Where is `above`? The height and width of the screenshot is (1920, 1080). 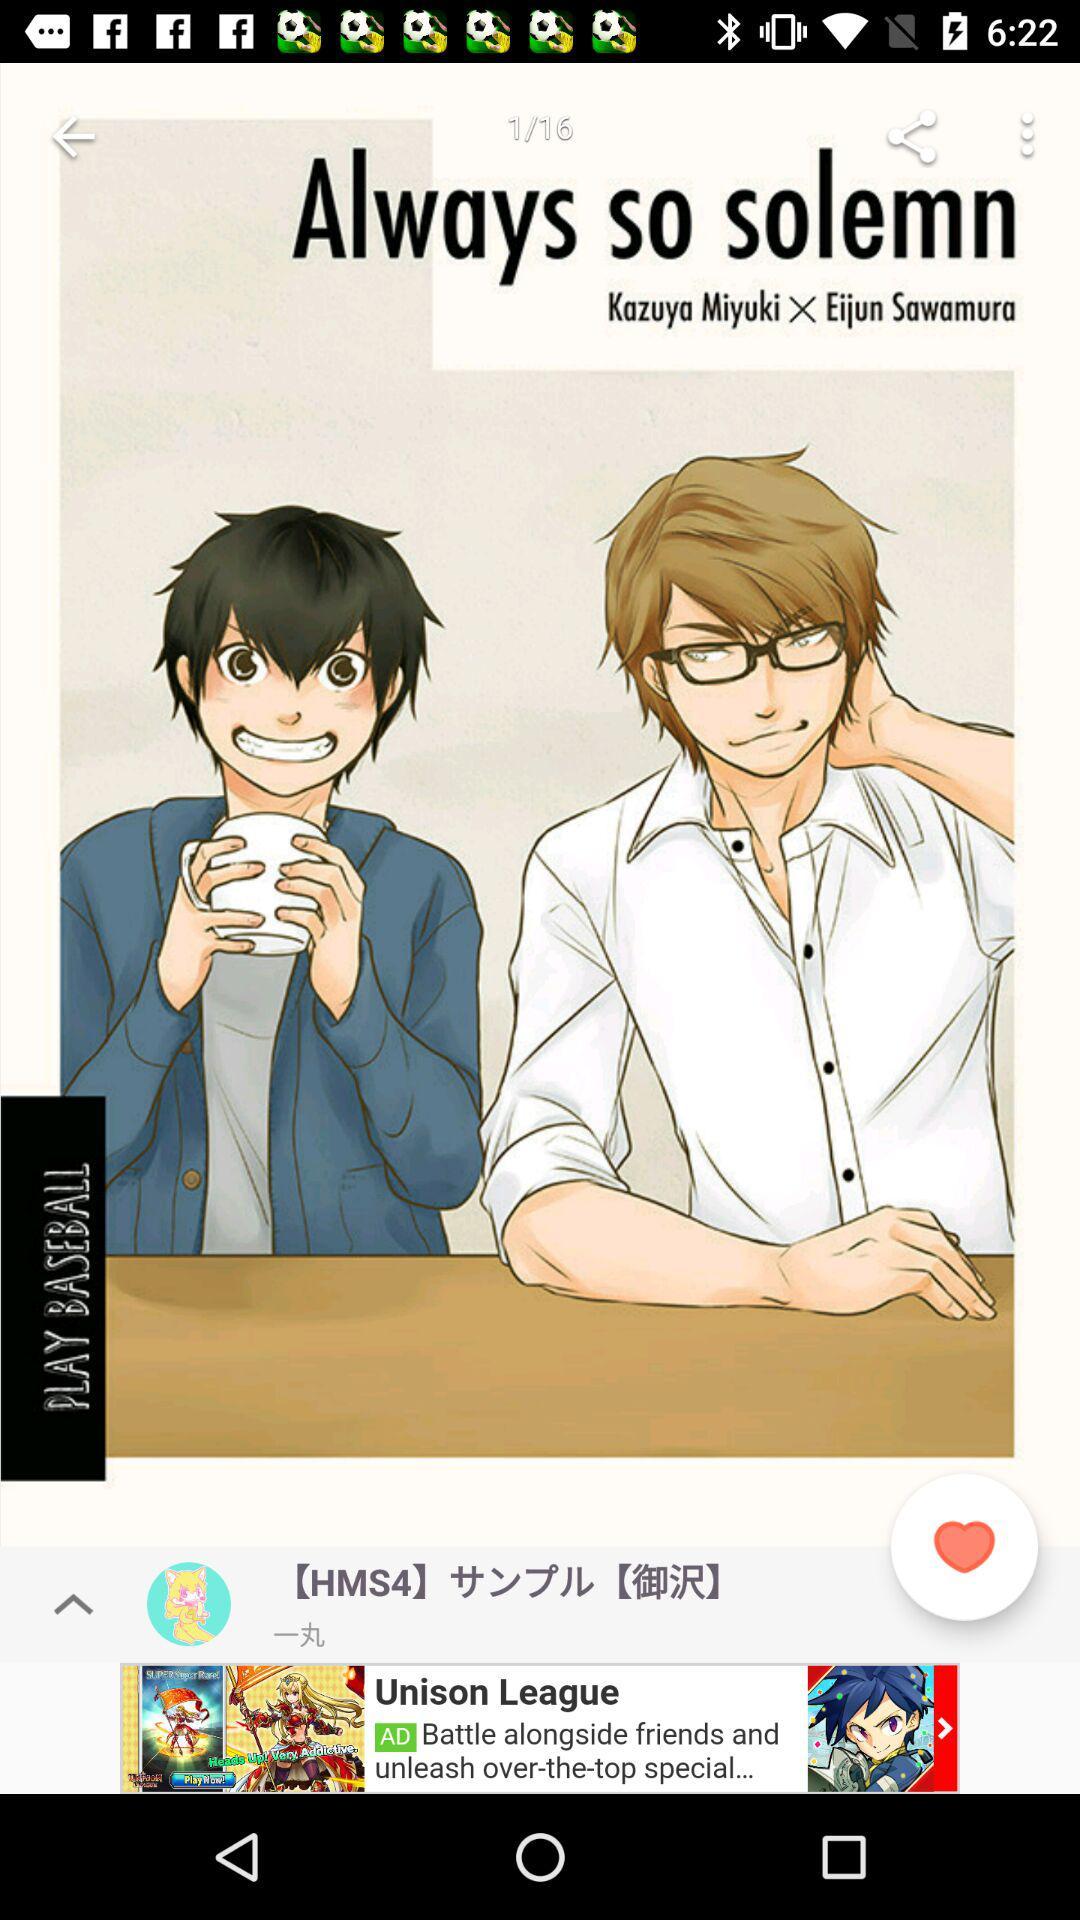 above is located at coordinates (72, 1604).